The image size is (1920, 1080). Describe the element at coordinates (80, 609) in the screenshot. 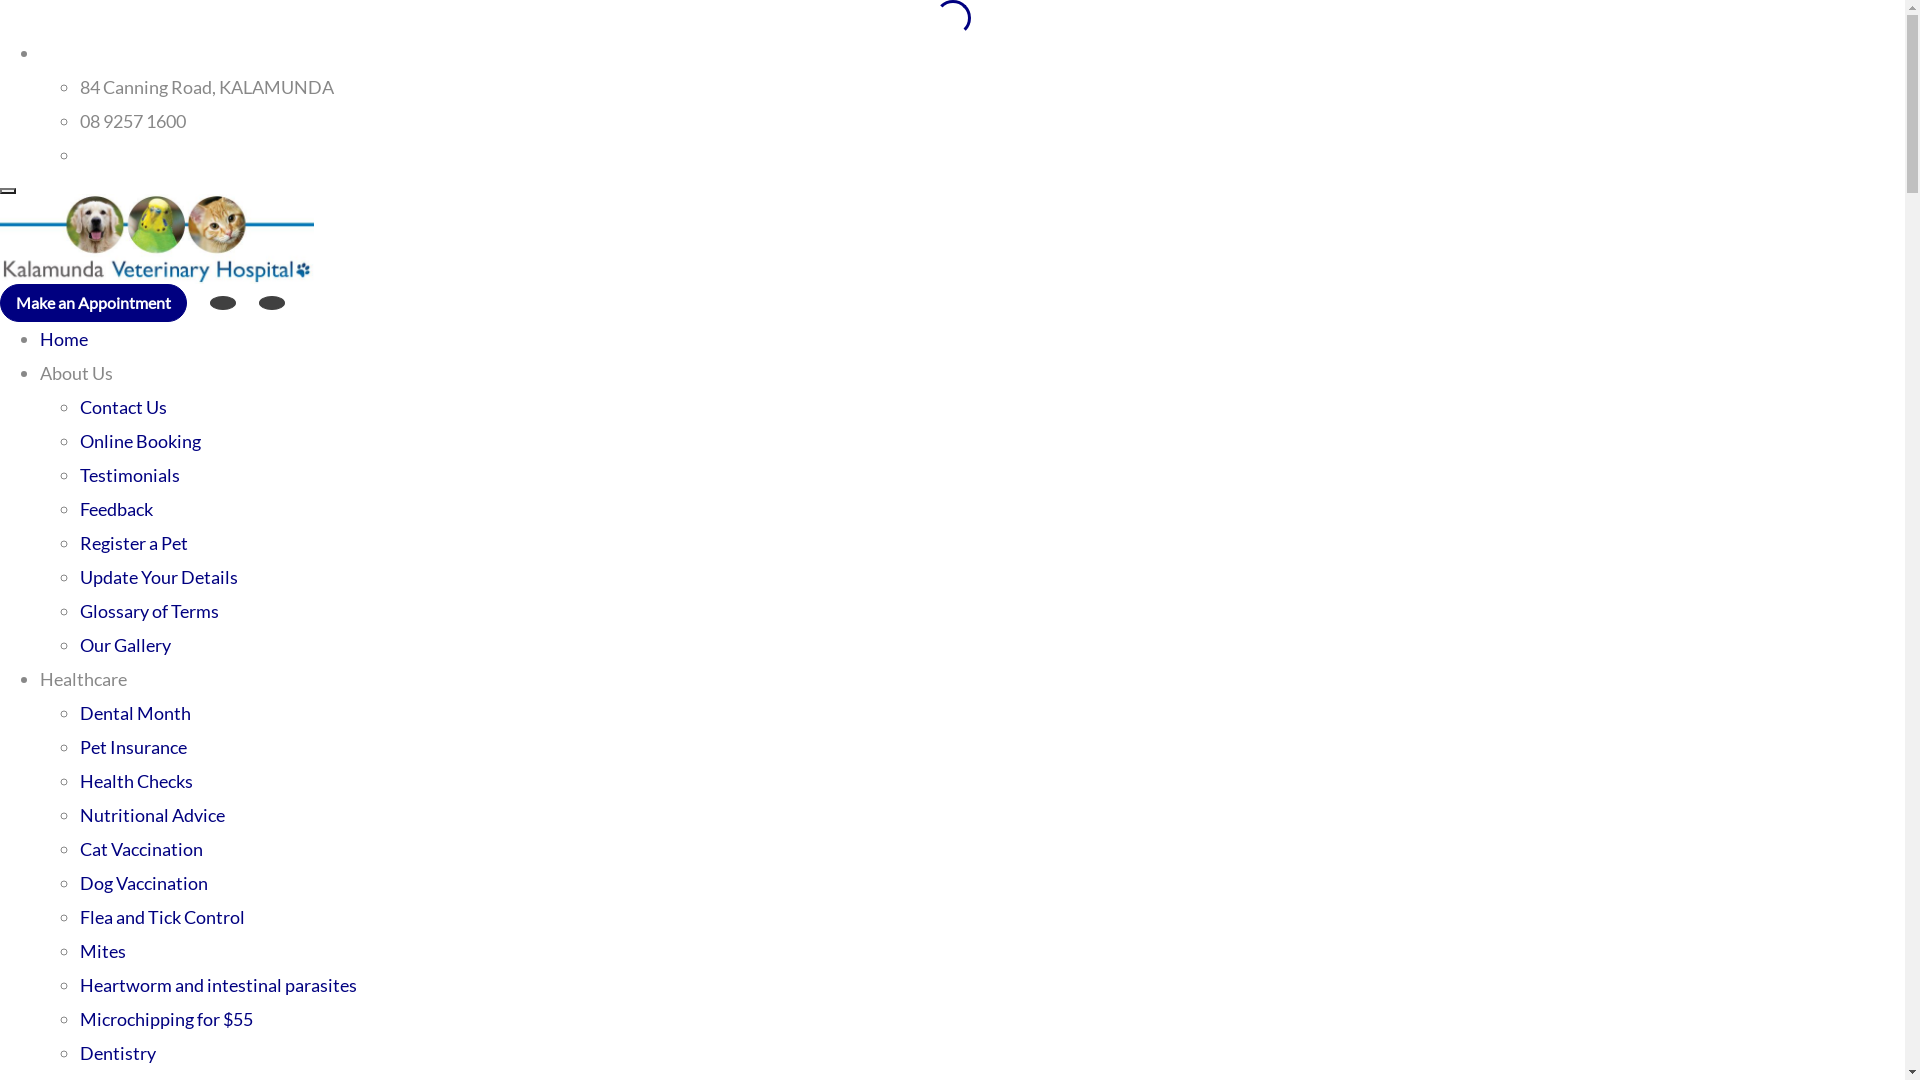

I see `'Glossary of Terms'` at that location.